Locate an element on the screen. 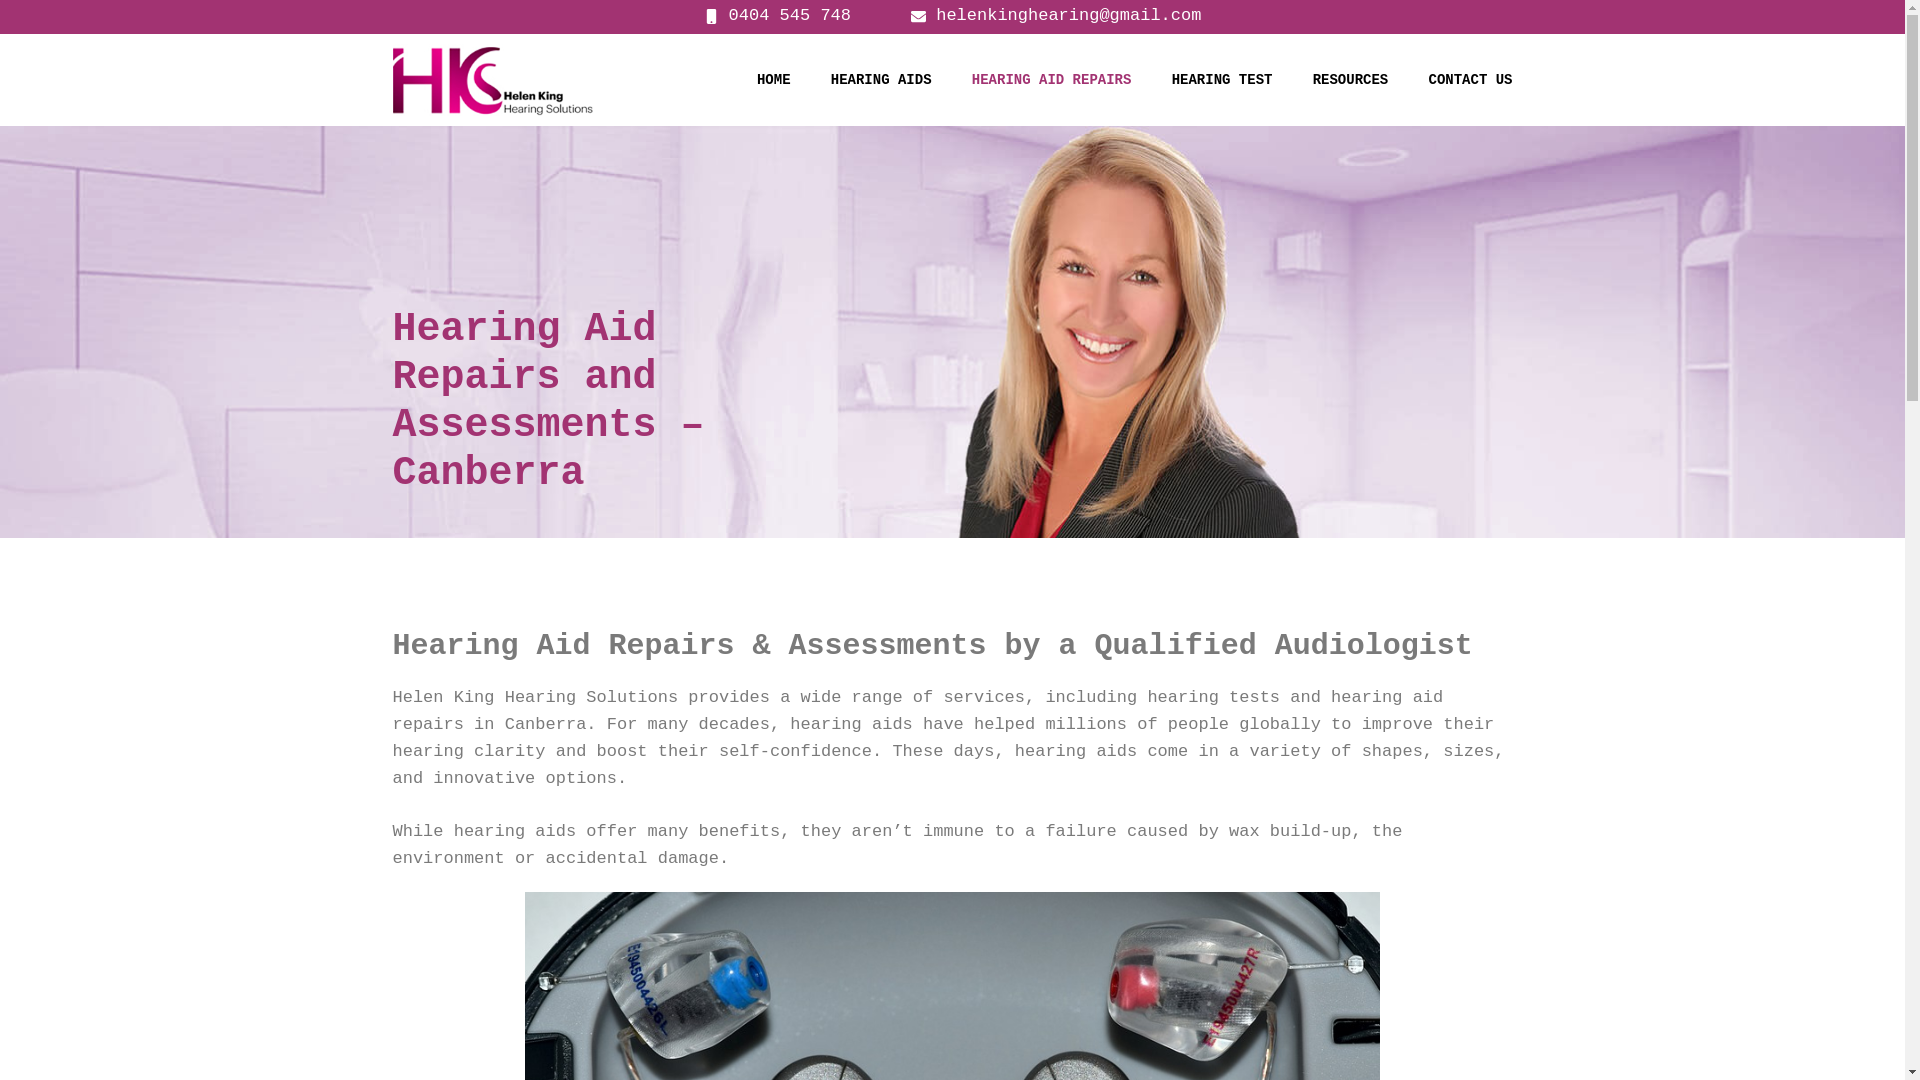 The height and width of the screenshot is (1080, 1920). 'HOME' is located at coordinates (772, 79).